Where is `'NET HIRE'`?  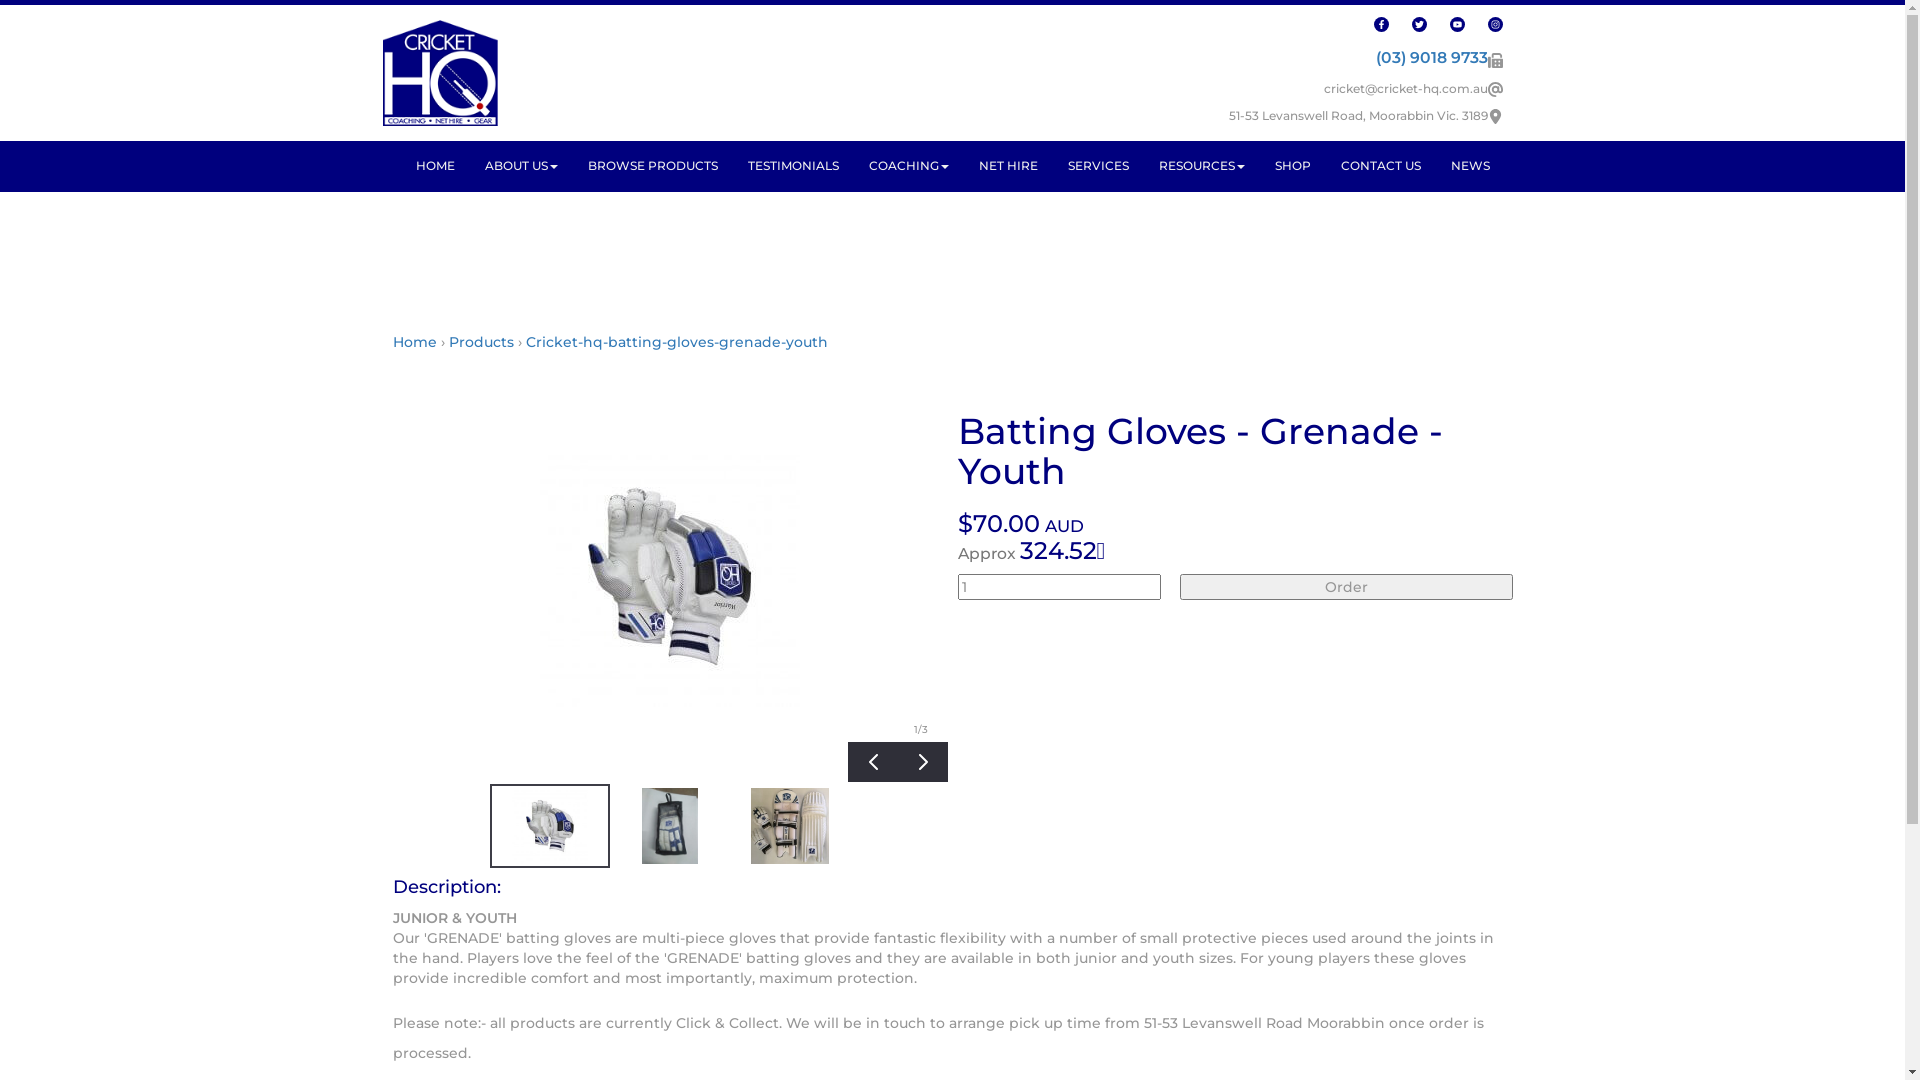 'NET HIRE' is located at coordinates (964, 164).